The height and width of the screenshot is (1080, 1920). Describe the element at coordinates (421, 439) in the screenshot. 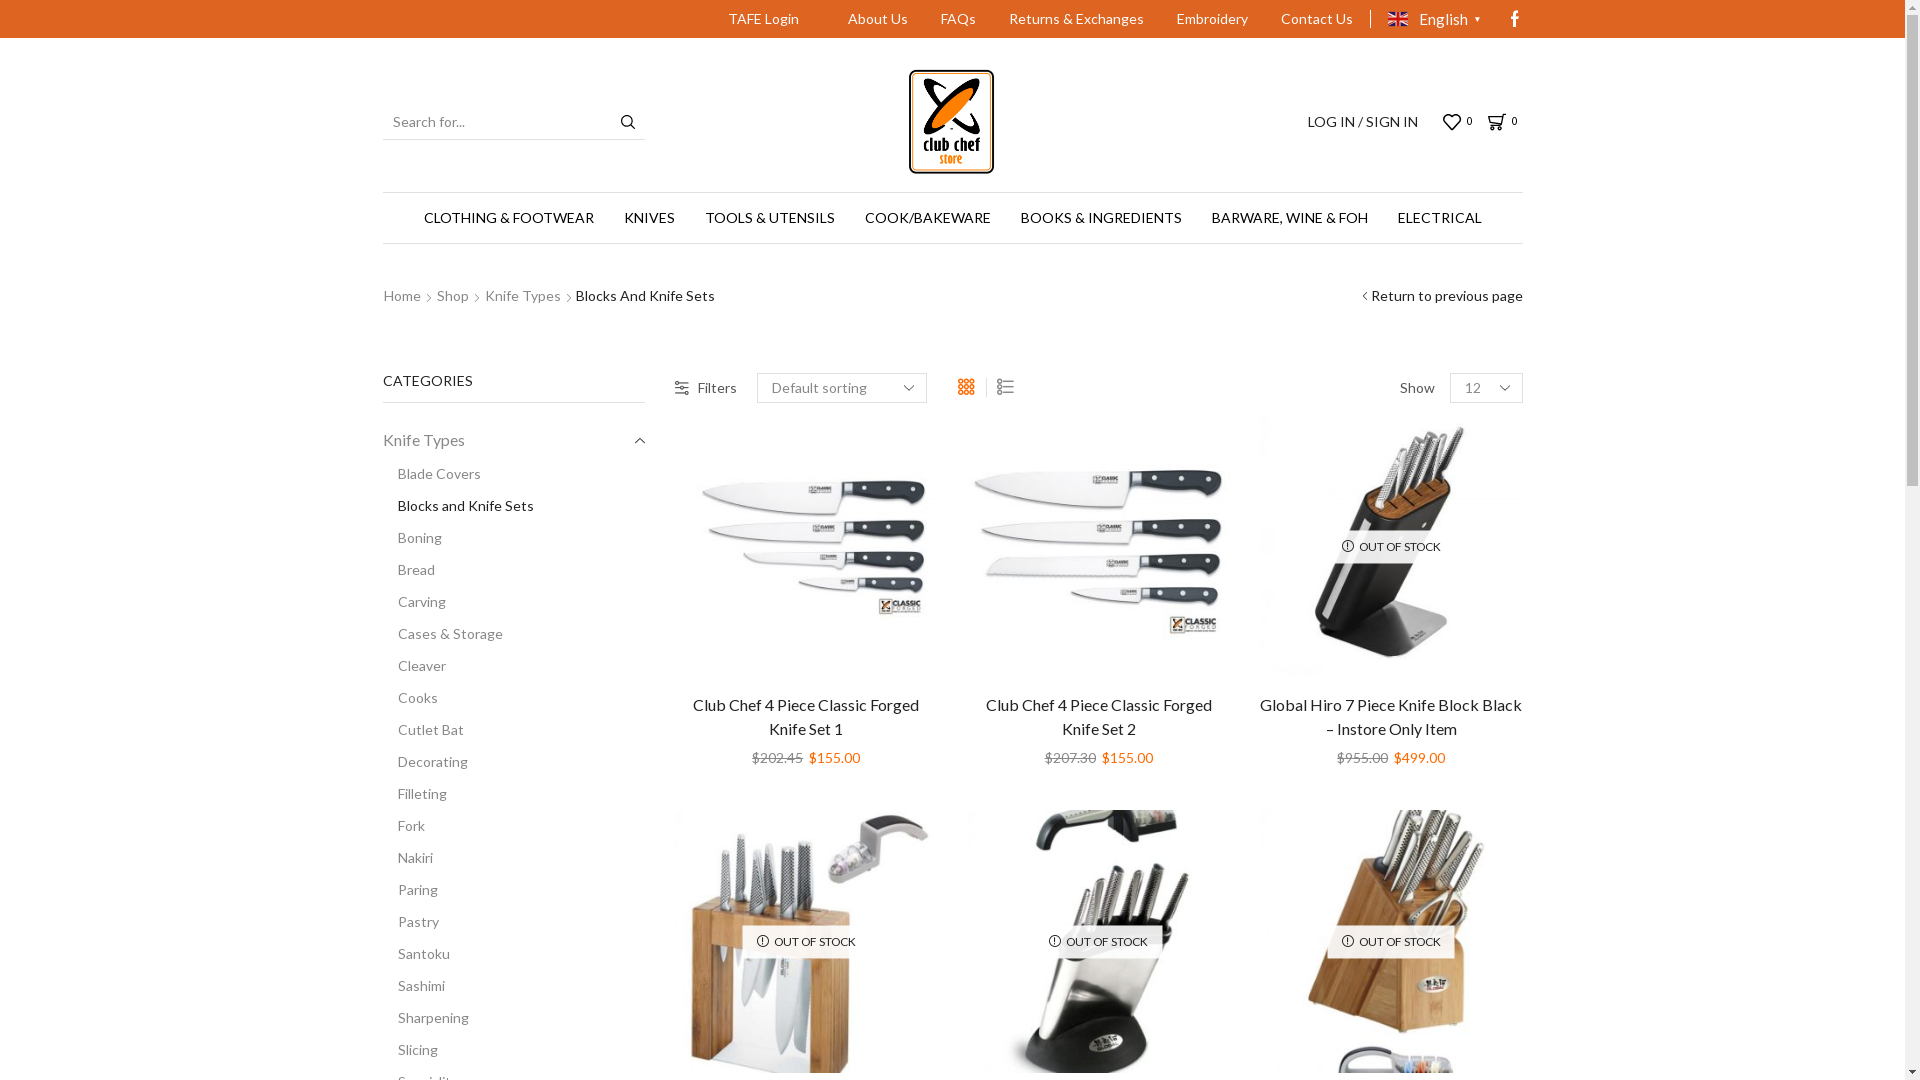

I see `'Knife Types'` at that location.